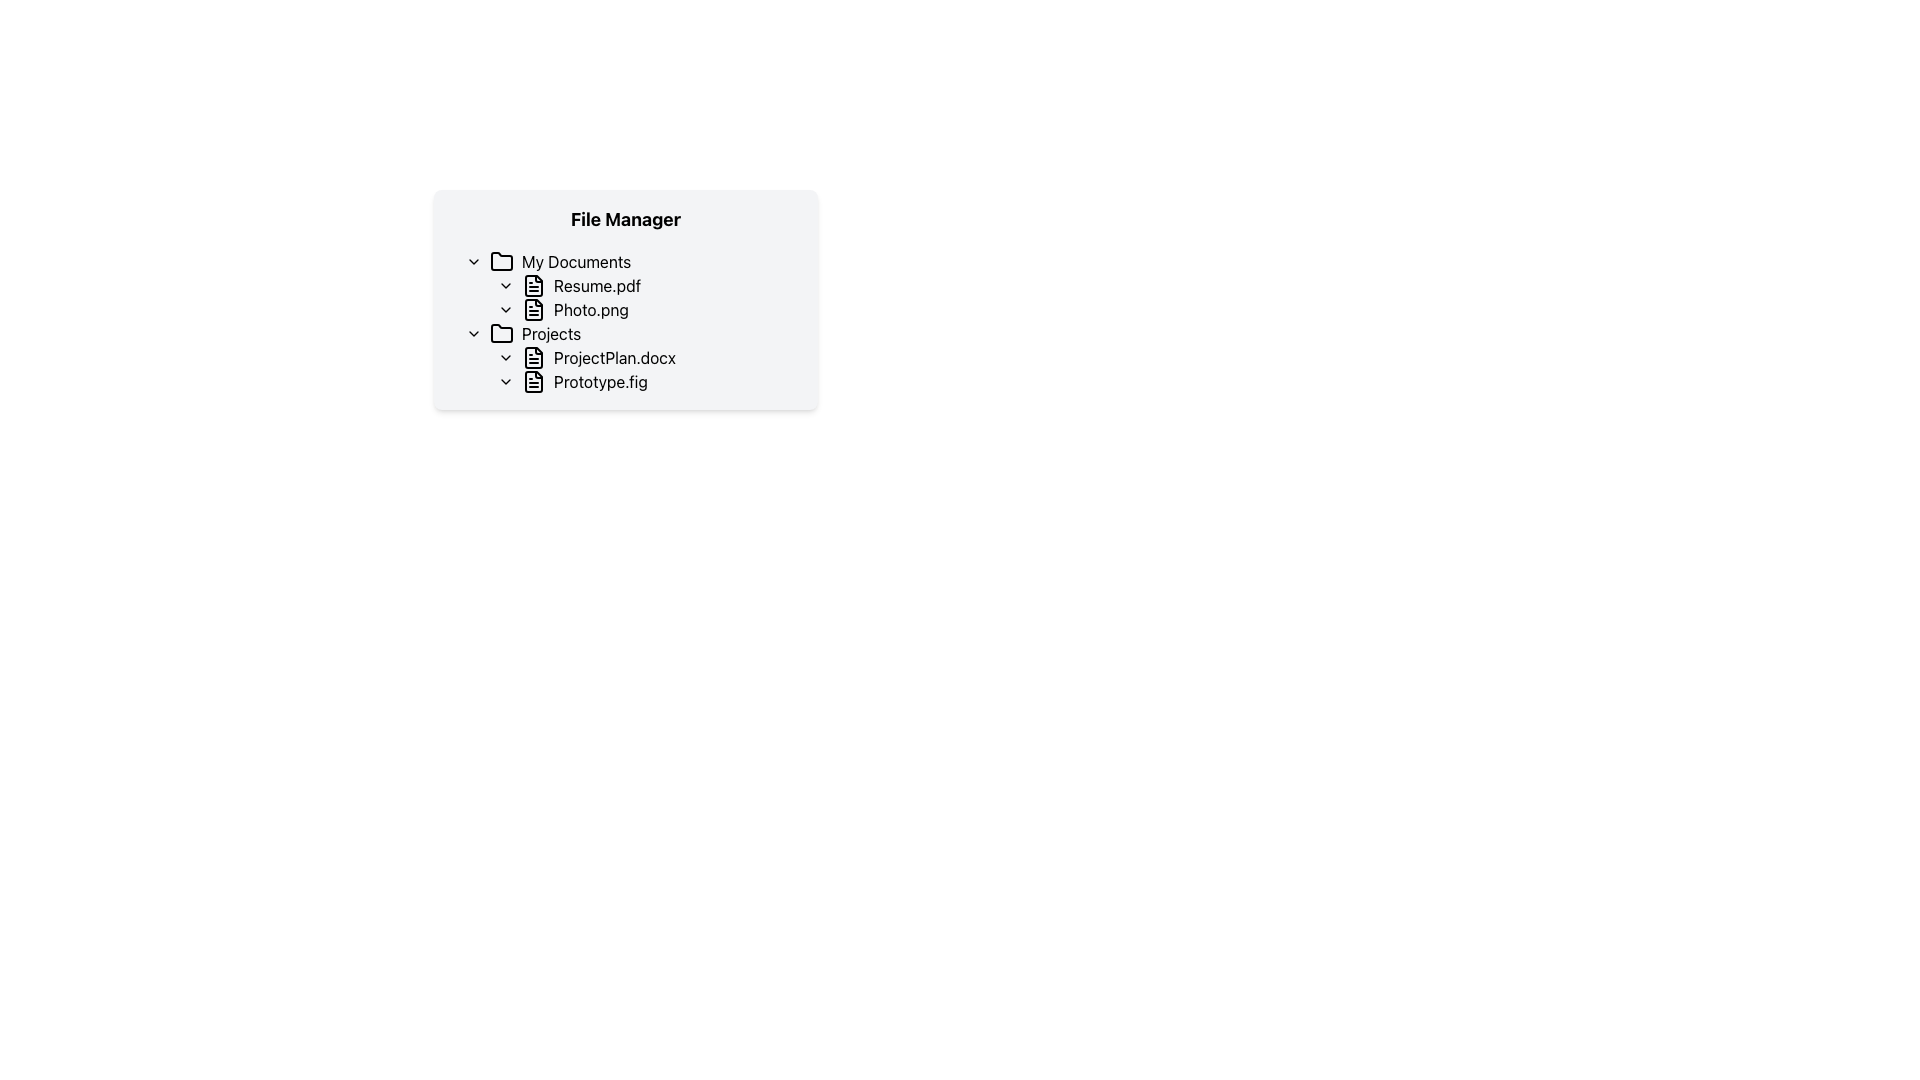 Image resolution: width=1920 pixels, height=1080 pixels. What do you see at coordinates (533, 309) in the screenshot?
I see `the file document icon located next` at bounding box center [533, 309].